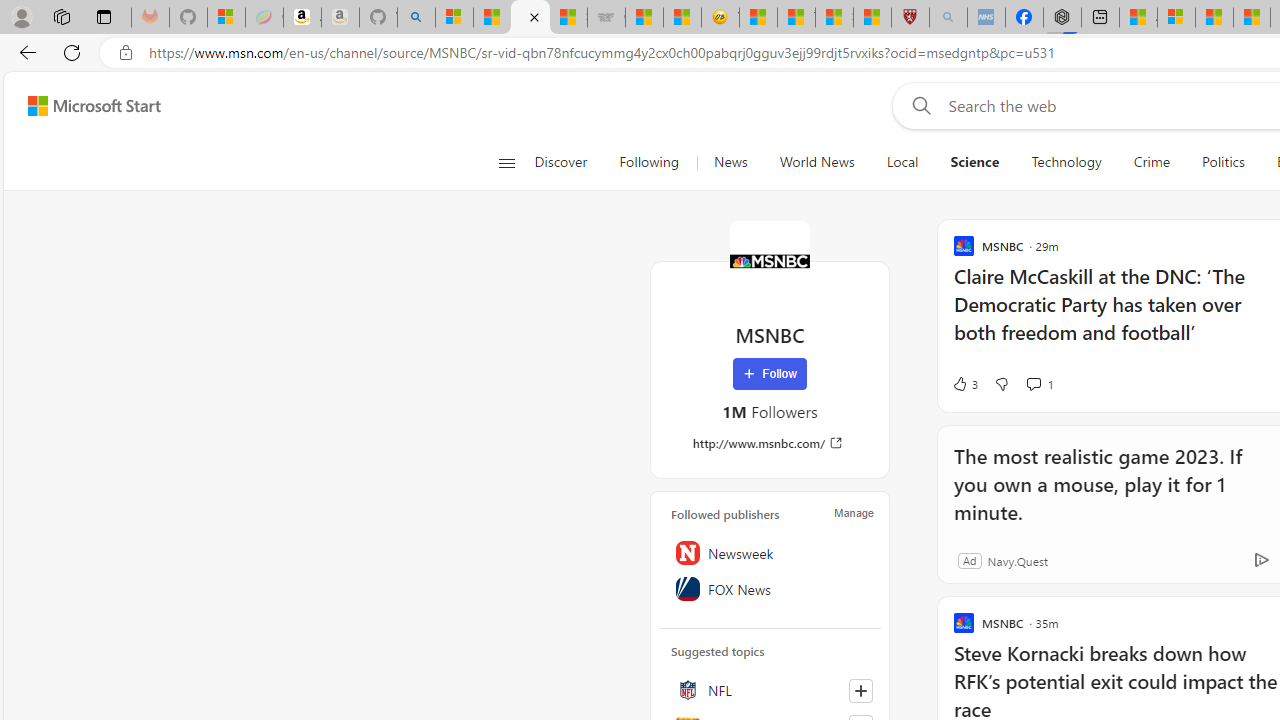  Describe the element at coordinates (1062, 17) in the screenshot. I see `'Nordace - Nordace Siena Is Not An Ordinary Backpack'` at that location.